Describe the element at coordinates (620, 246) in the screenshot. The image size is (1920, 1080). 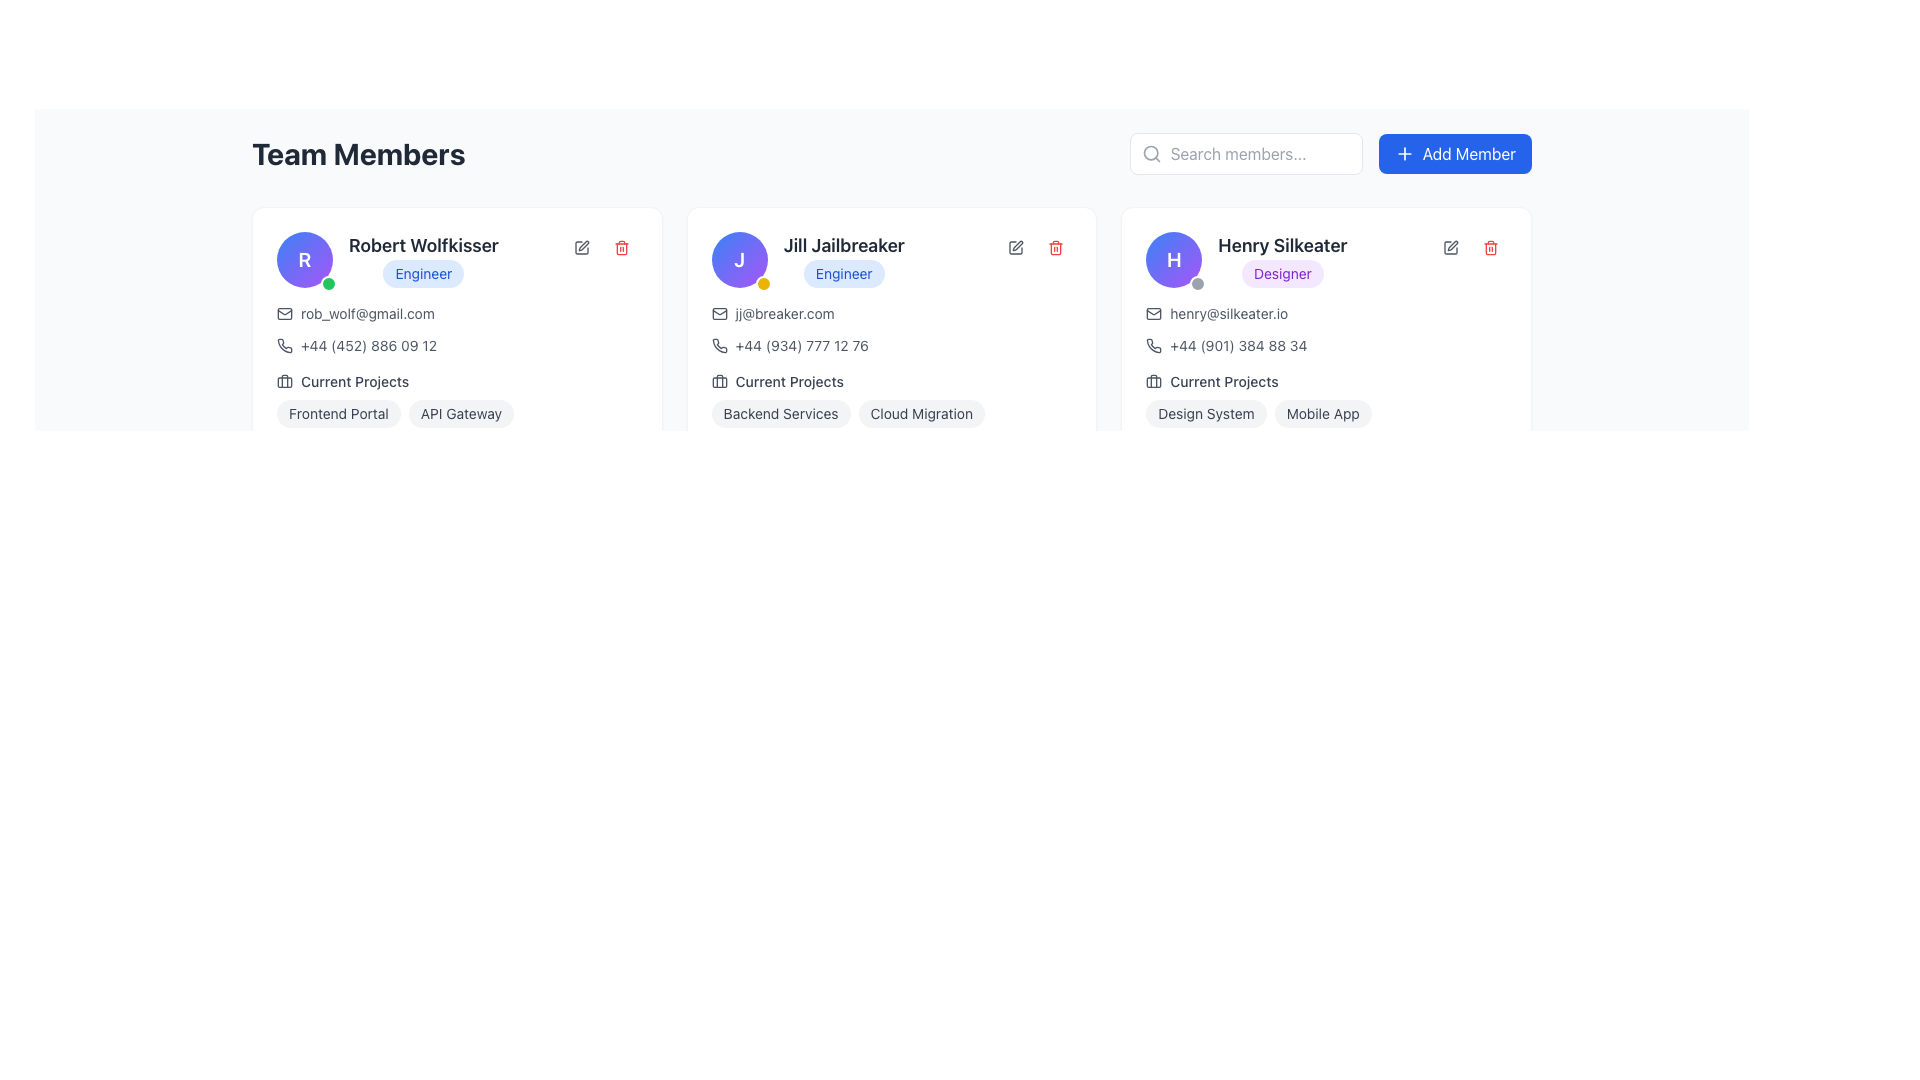
I see `the Delete button icon located in the top-right corner of the 'Robert Wolfkisser' card` at that location.